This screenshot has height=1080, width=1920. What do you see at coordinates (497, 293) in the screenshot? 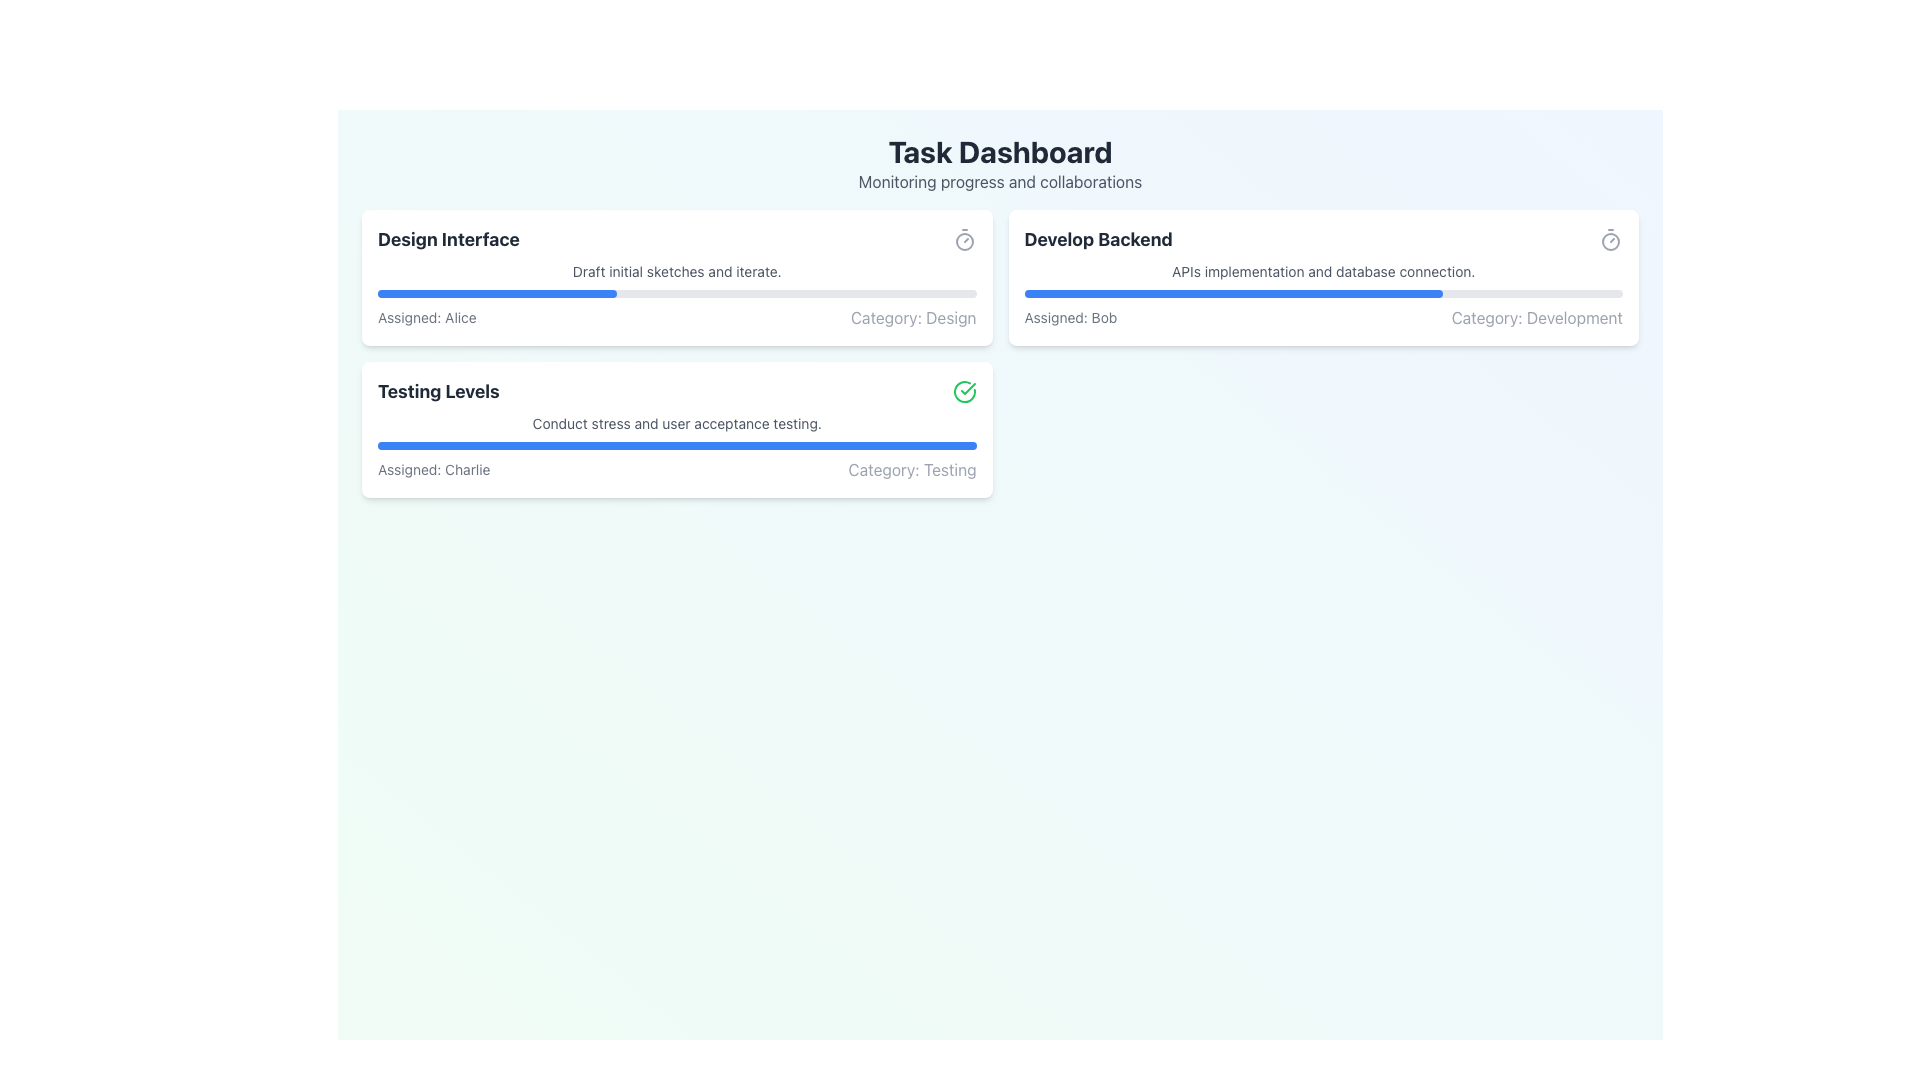
I see `the blue progress bar segment indicating progress for the 'Design Interface' task in the task dashboard` at bounding box center [497, 293].